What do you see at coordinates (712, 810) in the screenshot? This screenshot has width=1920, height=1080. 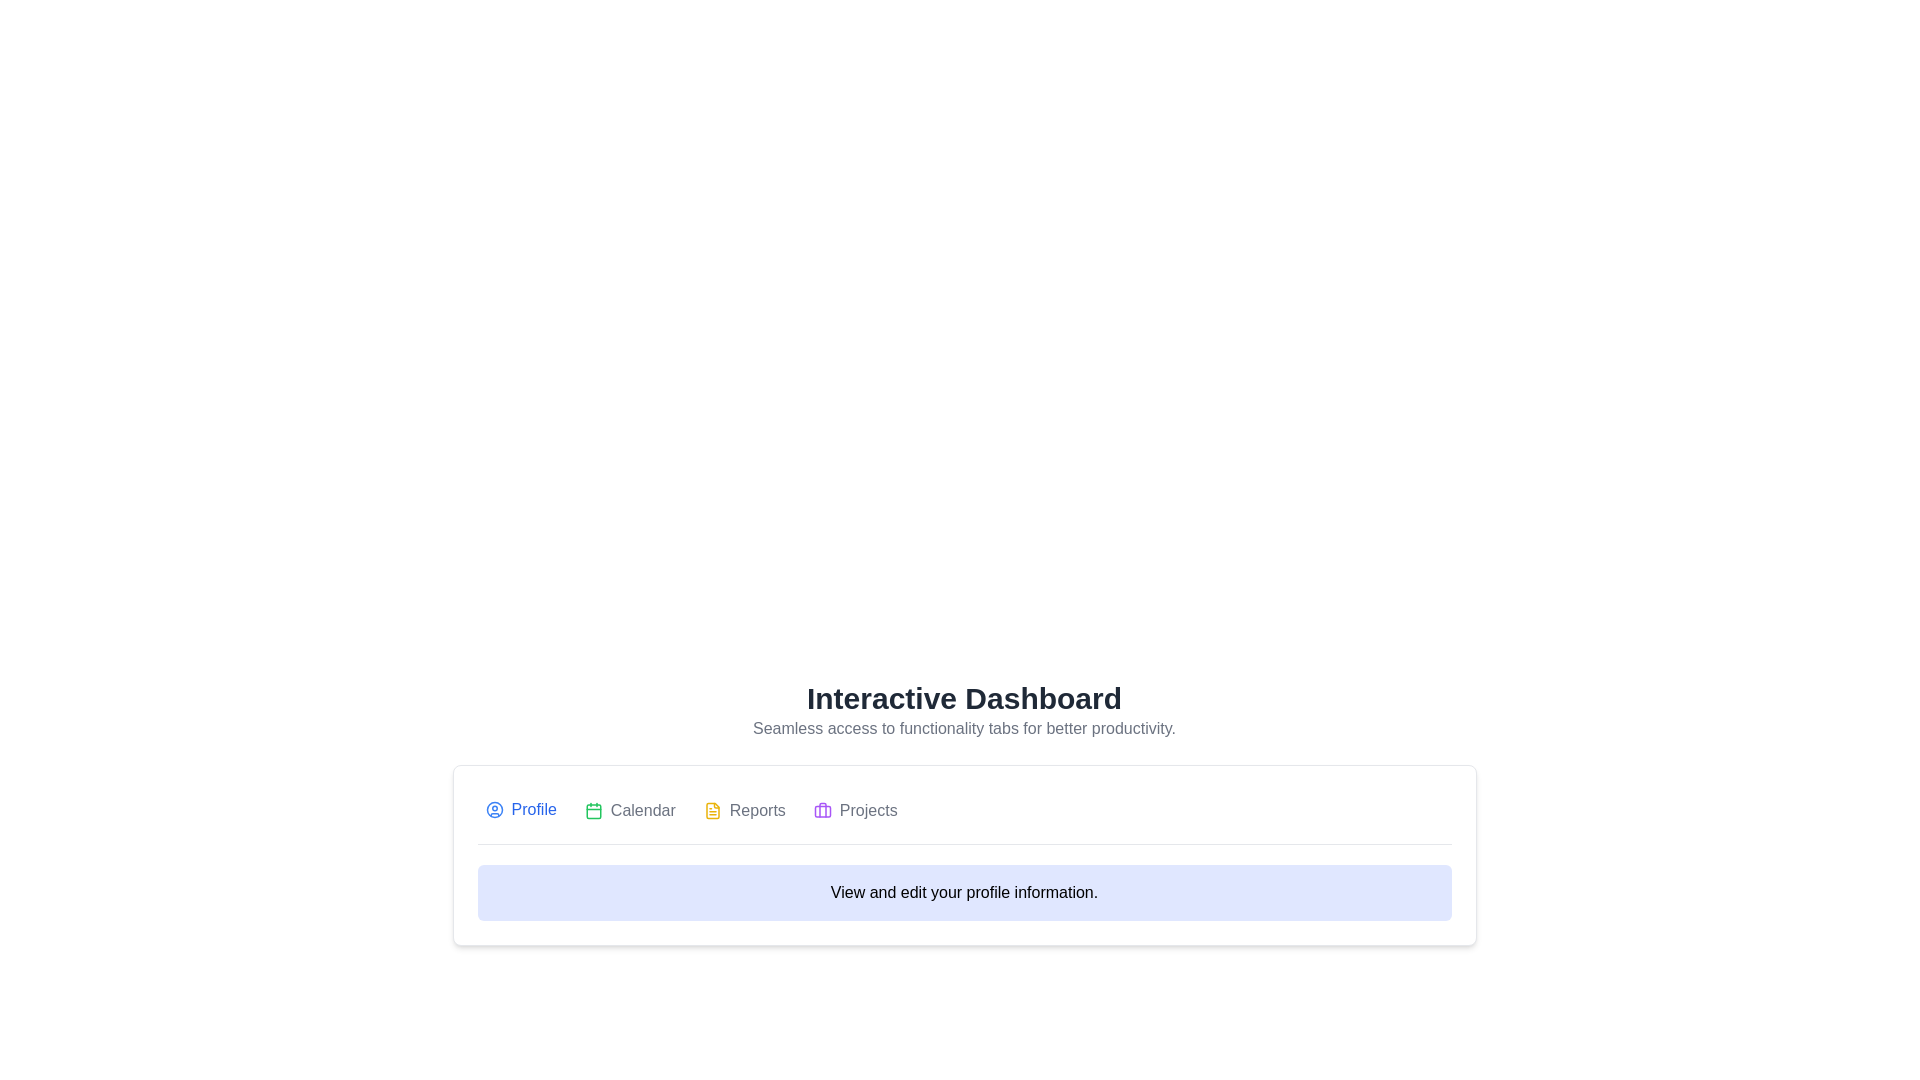 I see `the file or folder icon with a yellow hue located within the 'Reports' tab, which resembles a file with a visible document outline` at bounding box center [712, 810].